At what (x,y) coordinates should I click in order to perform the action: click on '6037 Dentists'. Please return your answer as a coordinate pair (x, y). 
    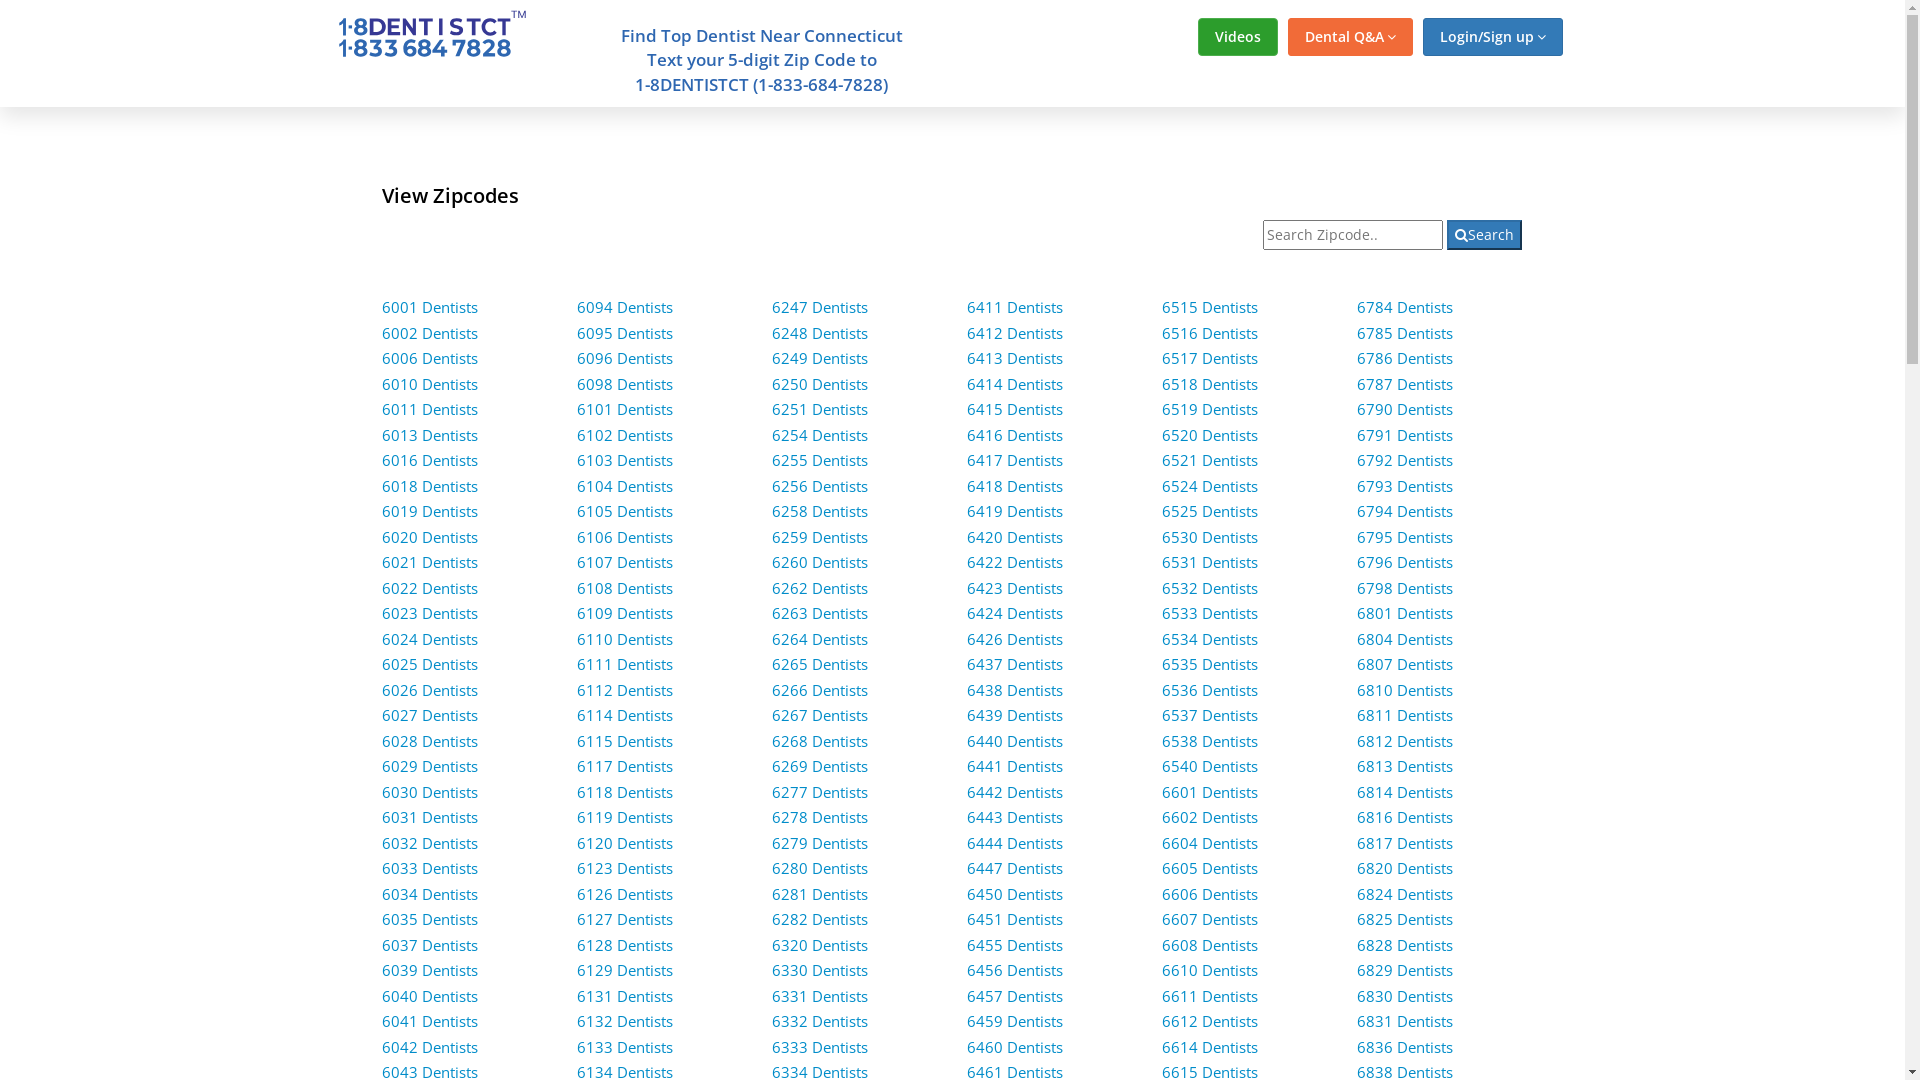
    Looking at the image, I should click on (429, 945).